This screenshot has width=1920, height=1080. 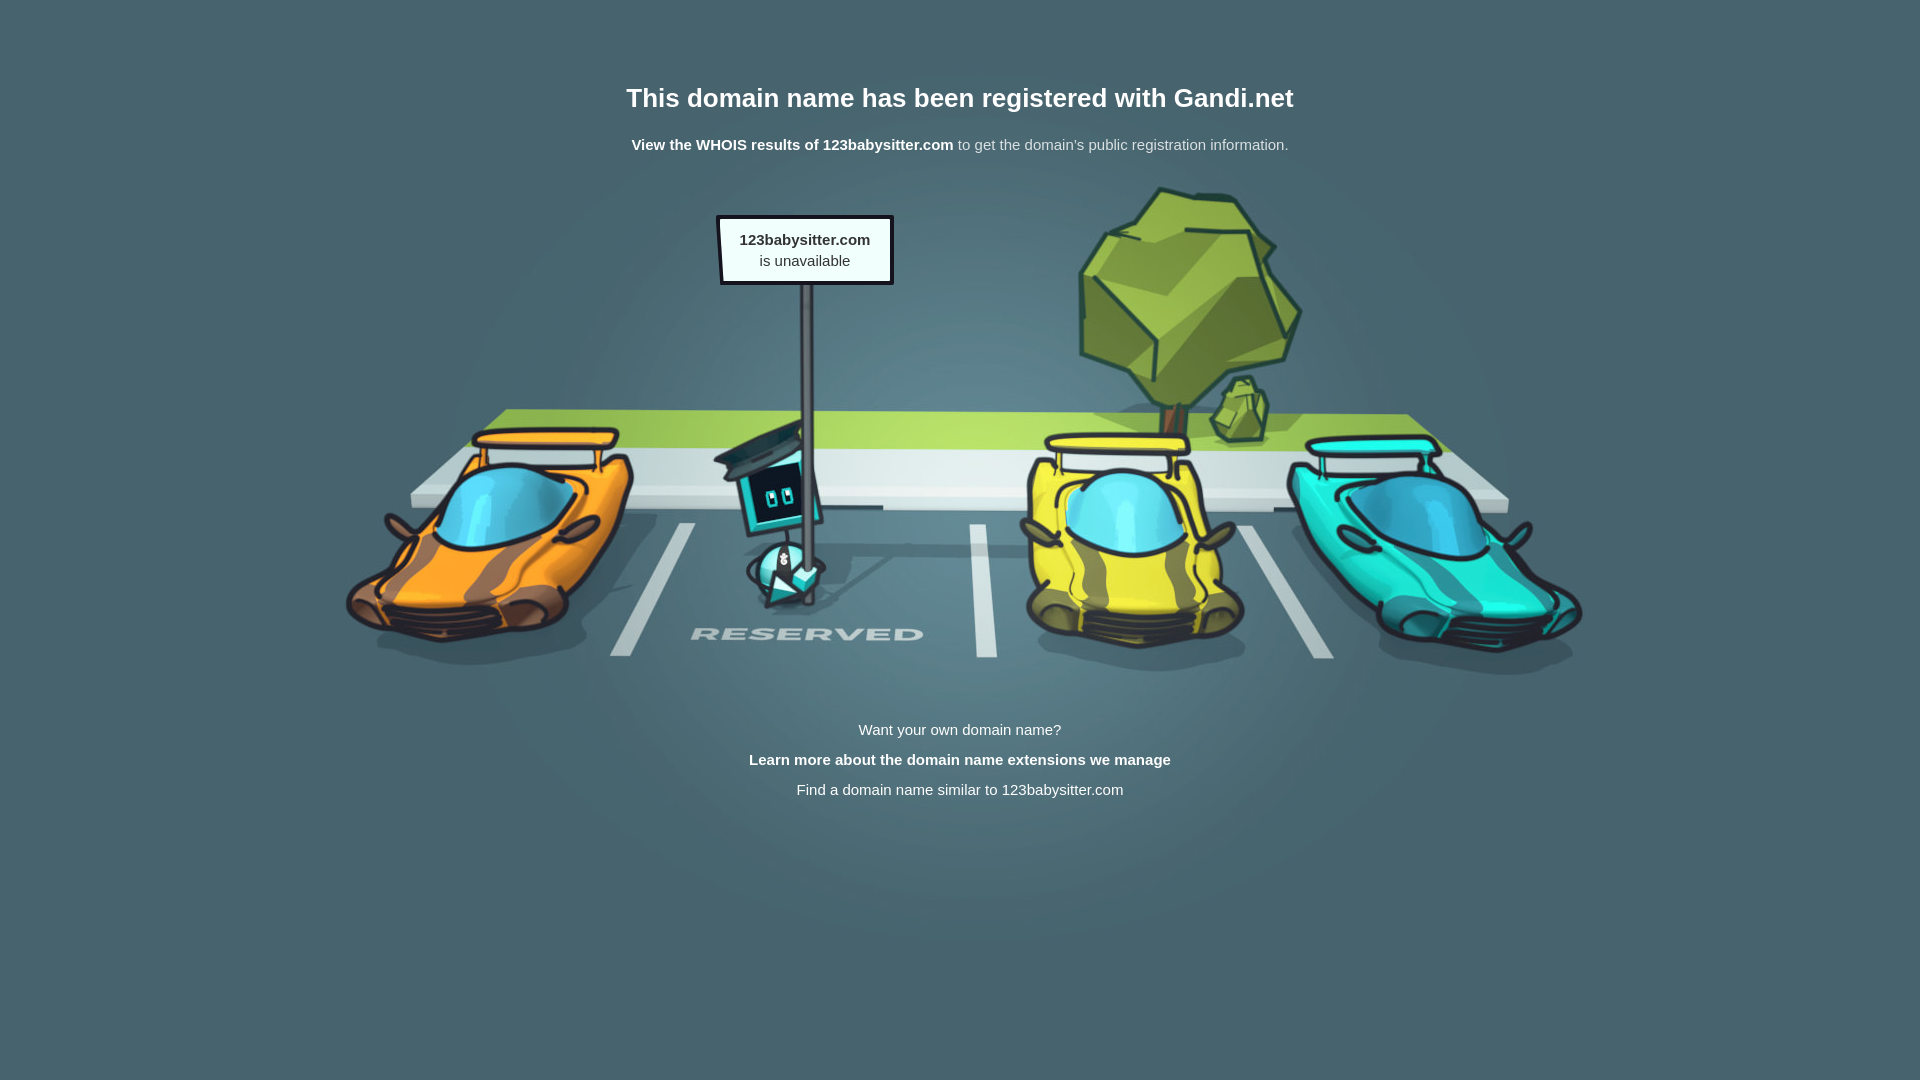 What do you see at coordinates (795, 788) in the screenshot?
I see `'Find a domain name similar to 123babysitter.com'` at bounding box center [795, 788].